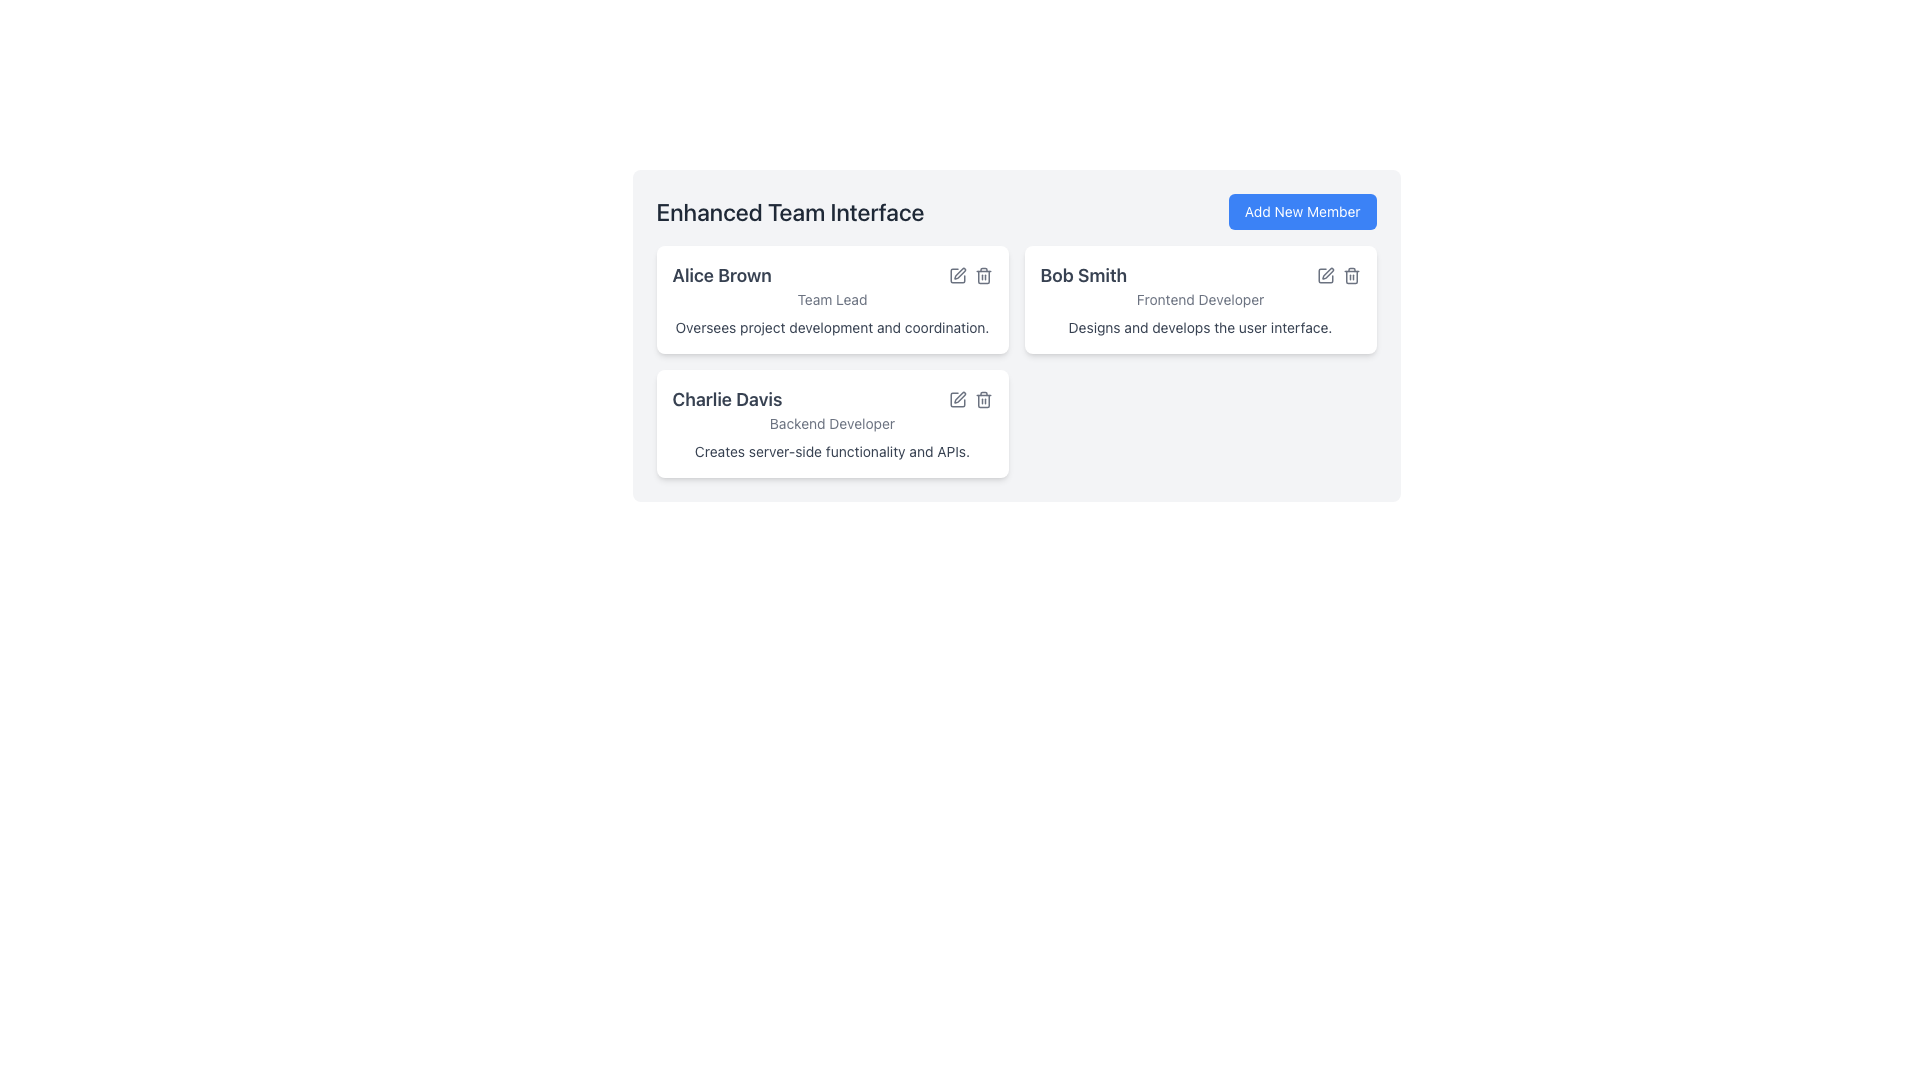 The height and width of the screenshot is (1080, 1920). What do you see at coordinates (970, 400) in the screenshot?
I see `the edit icon in the control icons grouped for editing or deleting the profile associated with Charlie Davis, located in the bottom left section of the main interface` at bounding box center [970, 400].